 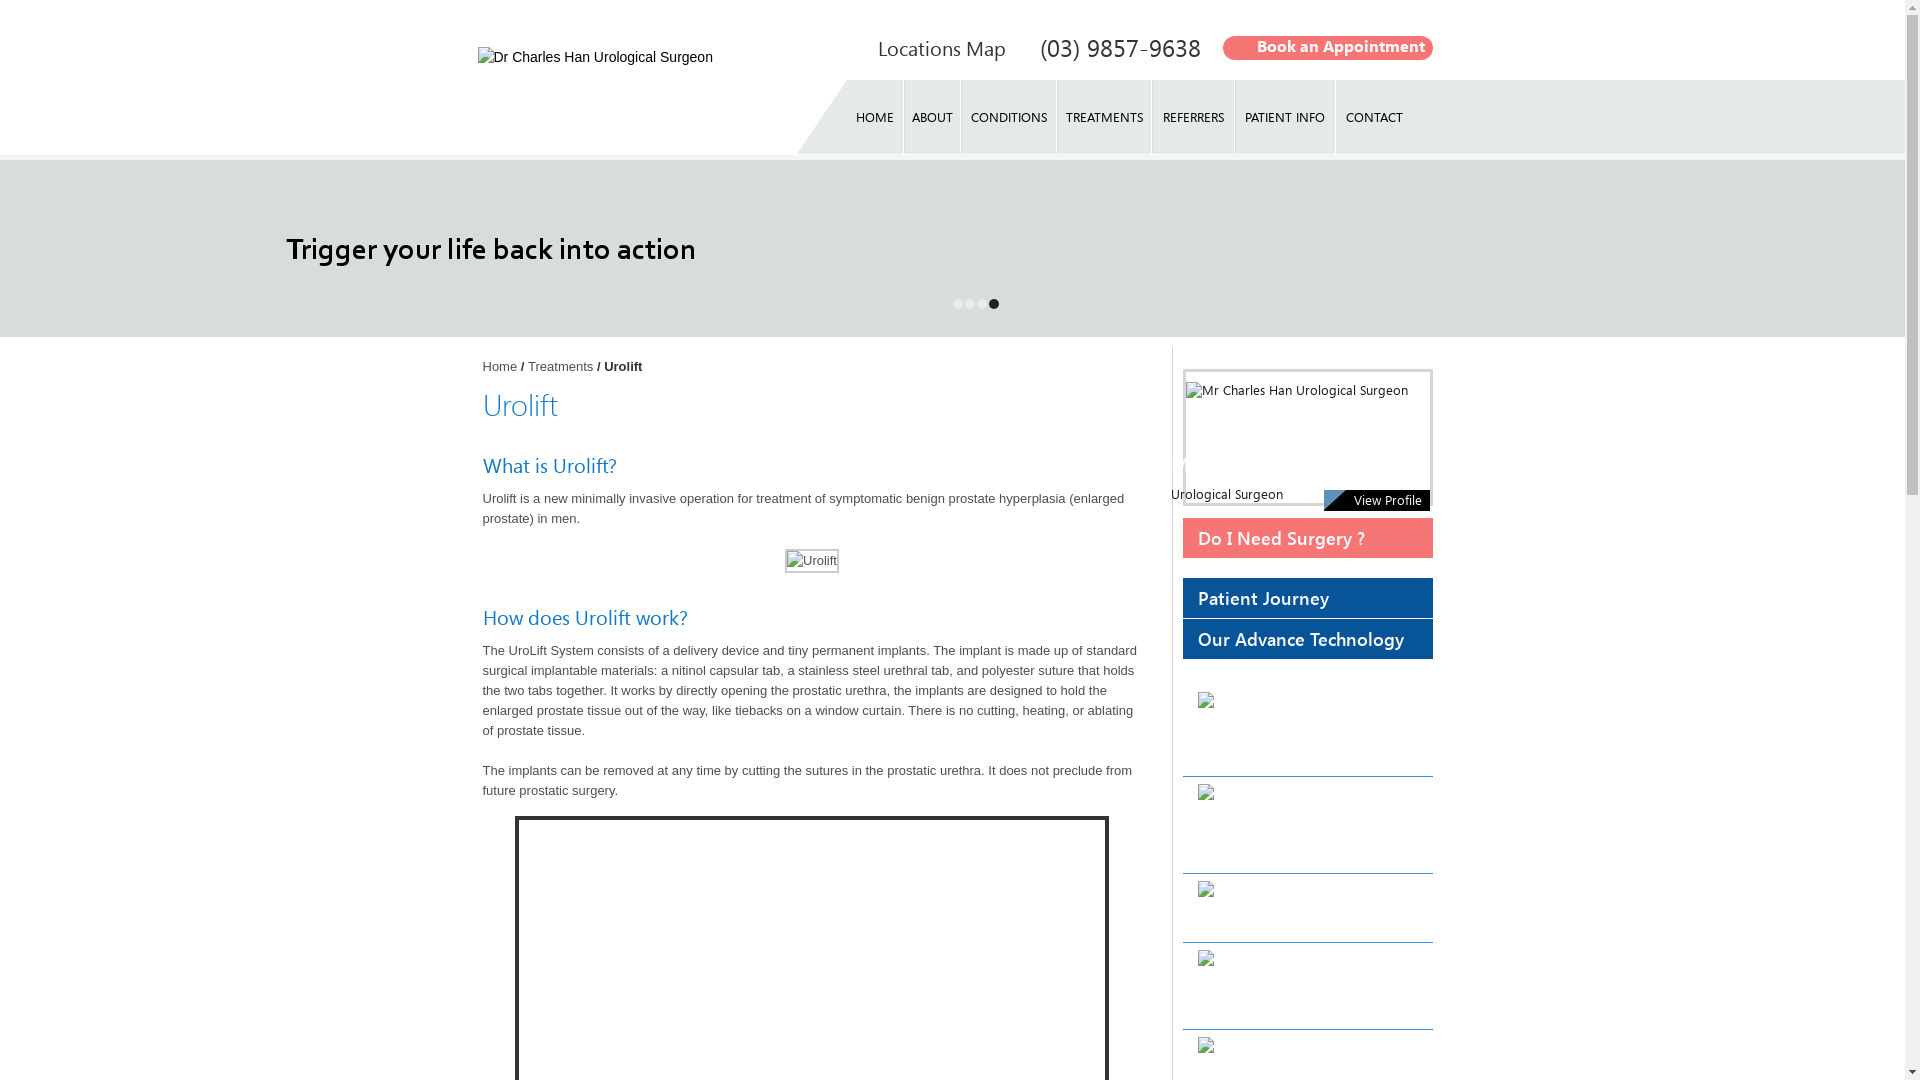 What do you see at coordinates (1242, 463) in the screenshot?
I see `'Mr Charles Han'` at bounding box center [1242, 463].